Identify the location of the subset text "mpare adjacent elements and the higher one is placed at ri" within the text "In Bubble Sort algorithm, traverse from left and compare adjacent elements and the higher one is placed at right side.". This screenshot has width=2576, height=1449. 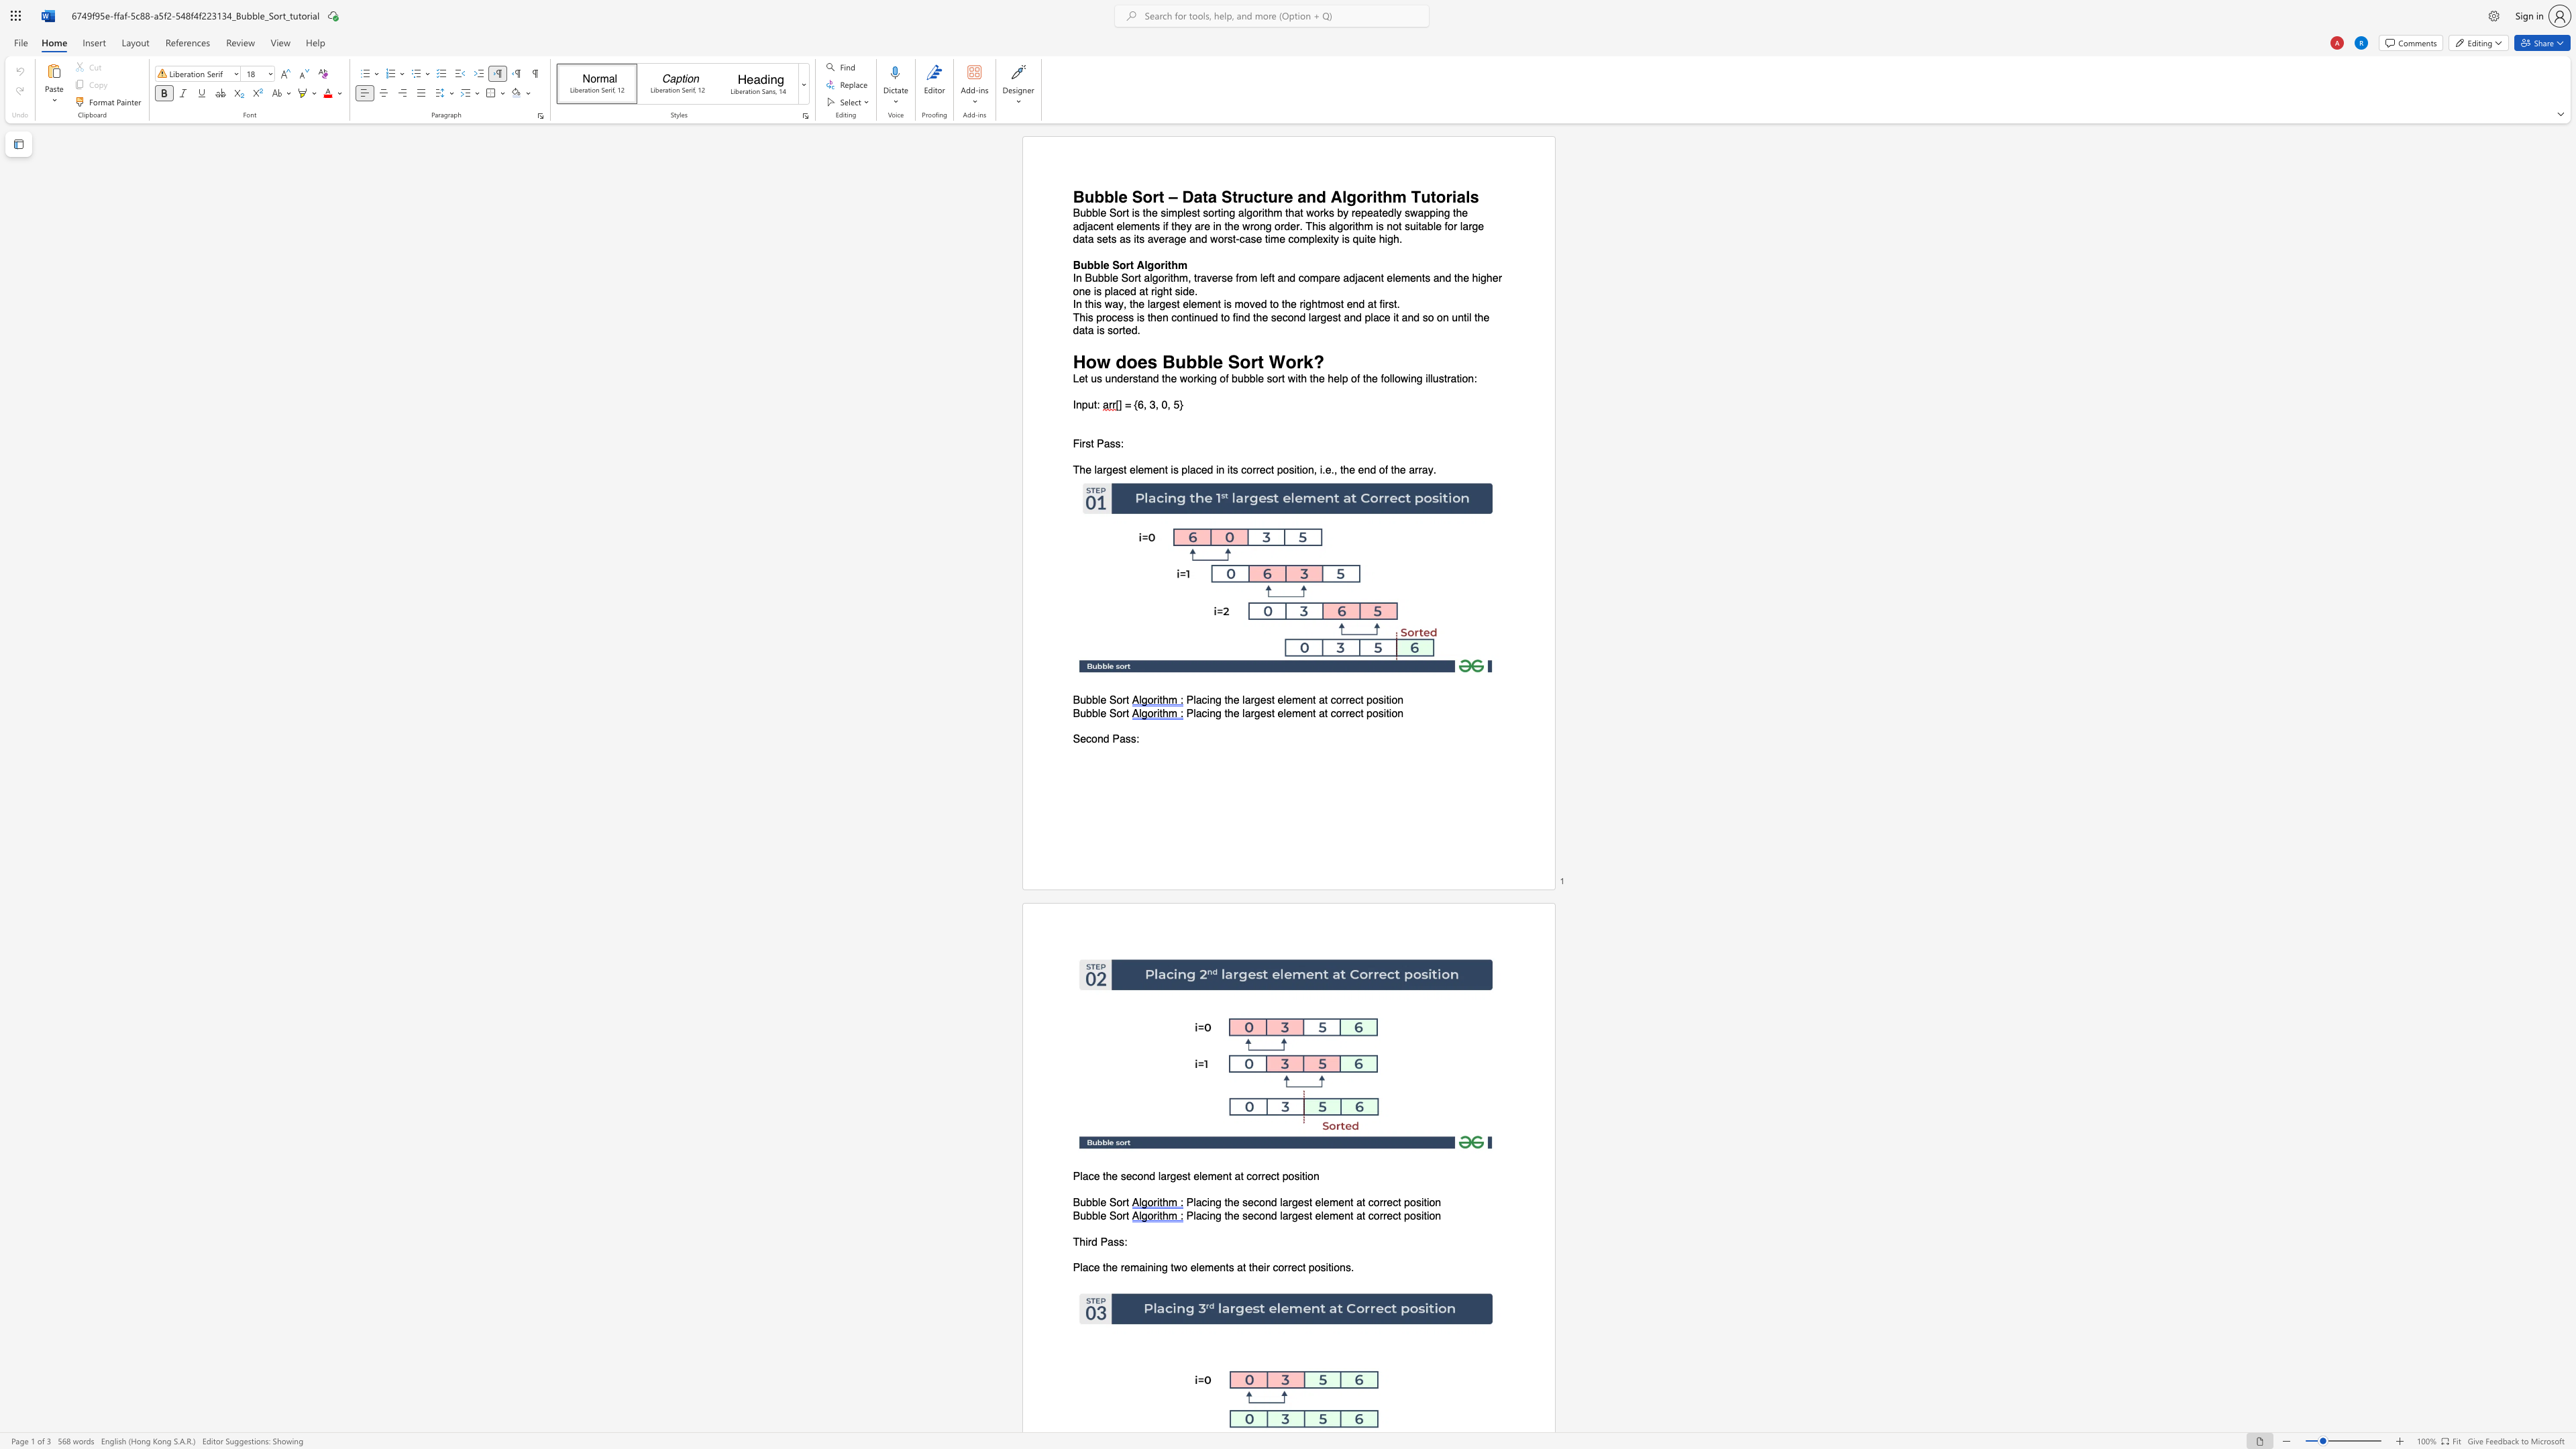
(1309, 278).